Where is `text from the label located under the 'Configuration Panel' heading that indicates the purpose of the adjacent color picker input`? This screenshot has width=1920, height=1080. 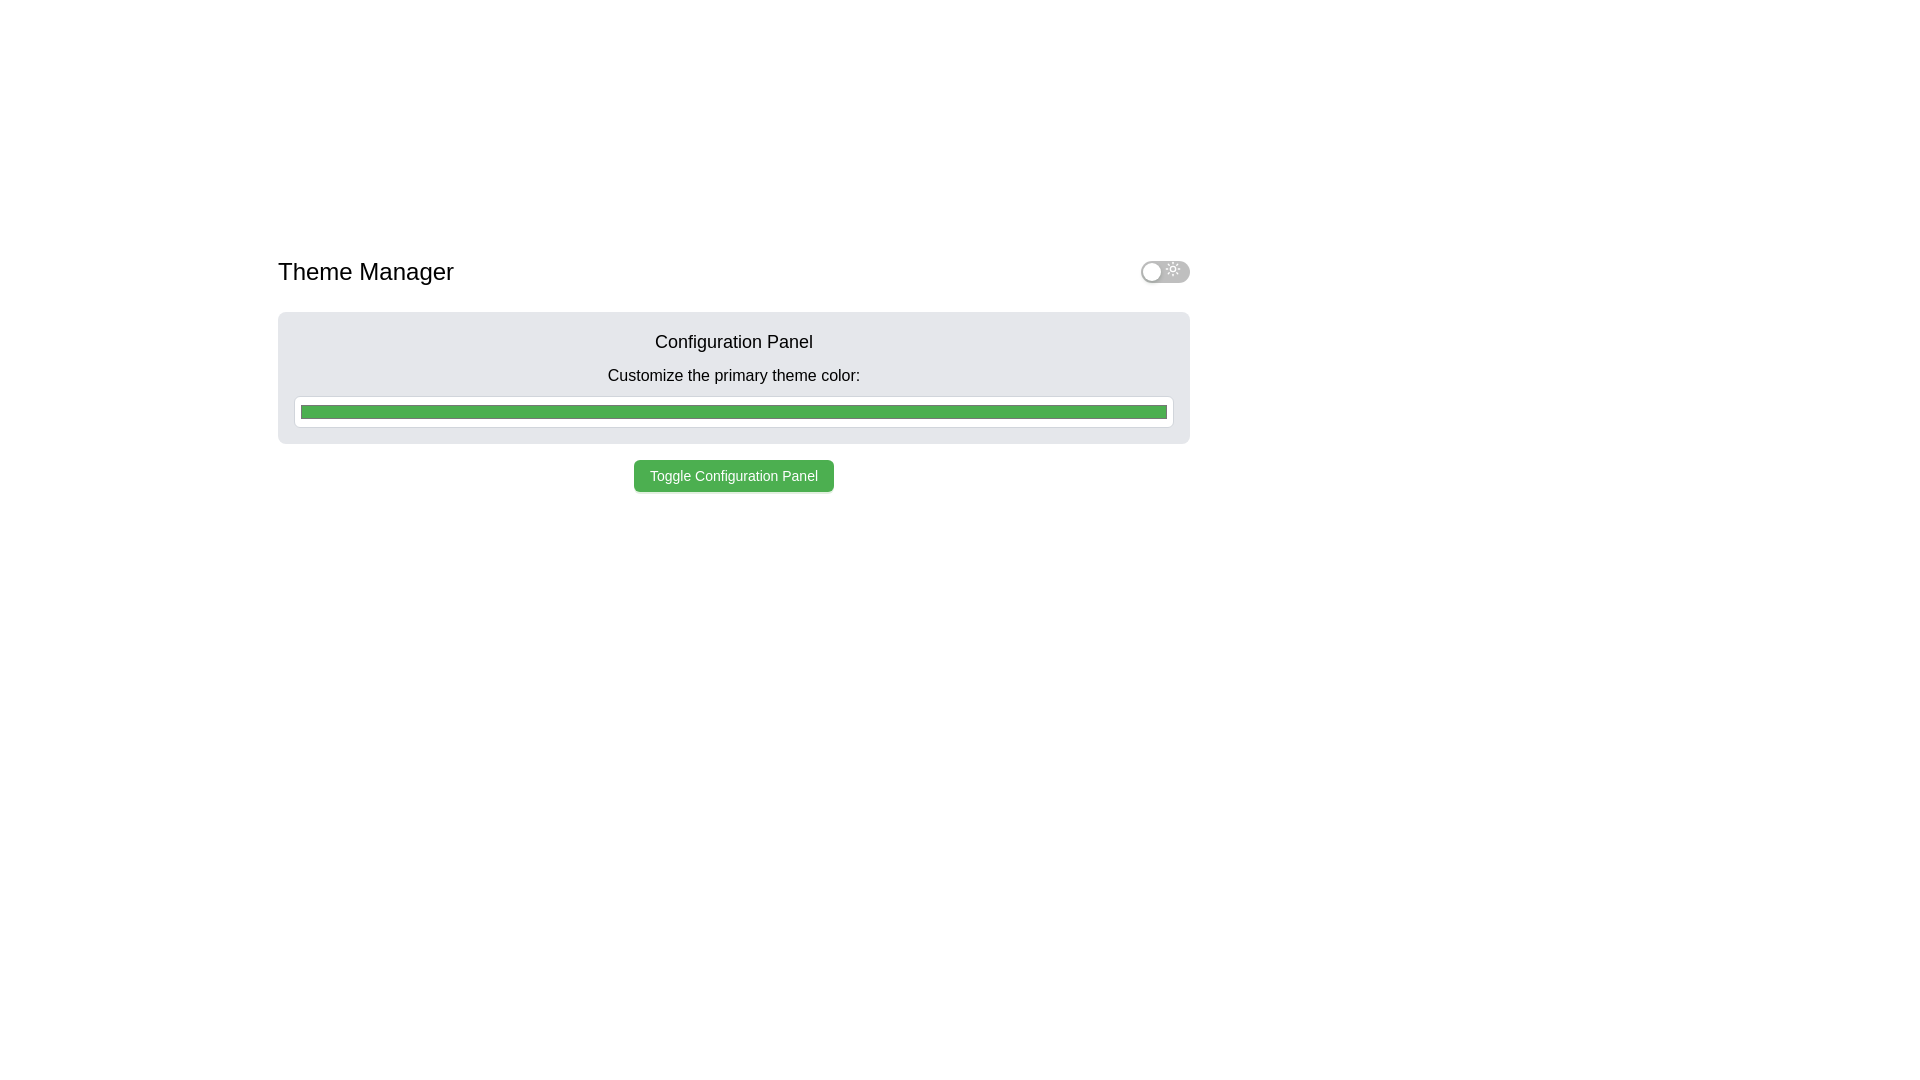
text from the label located under the 'Configuration Panel' heading that indicates the purpose of the adjacent color picker input is located at coordinates (733, 375).